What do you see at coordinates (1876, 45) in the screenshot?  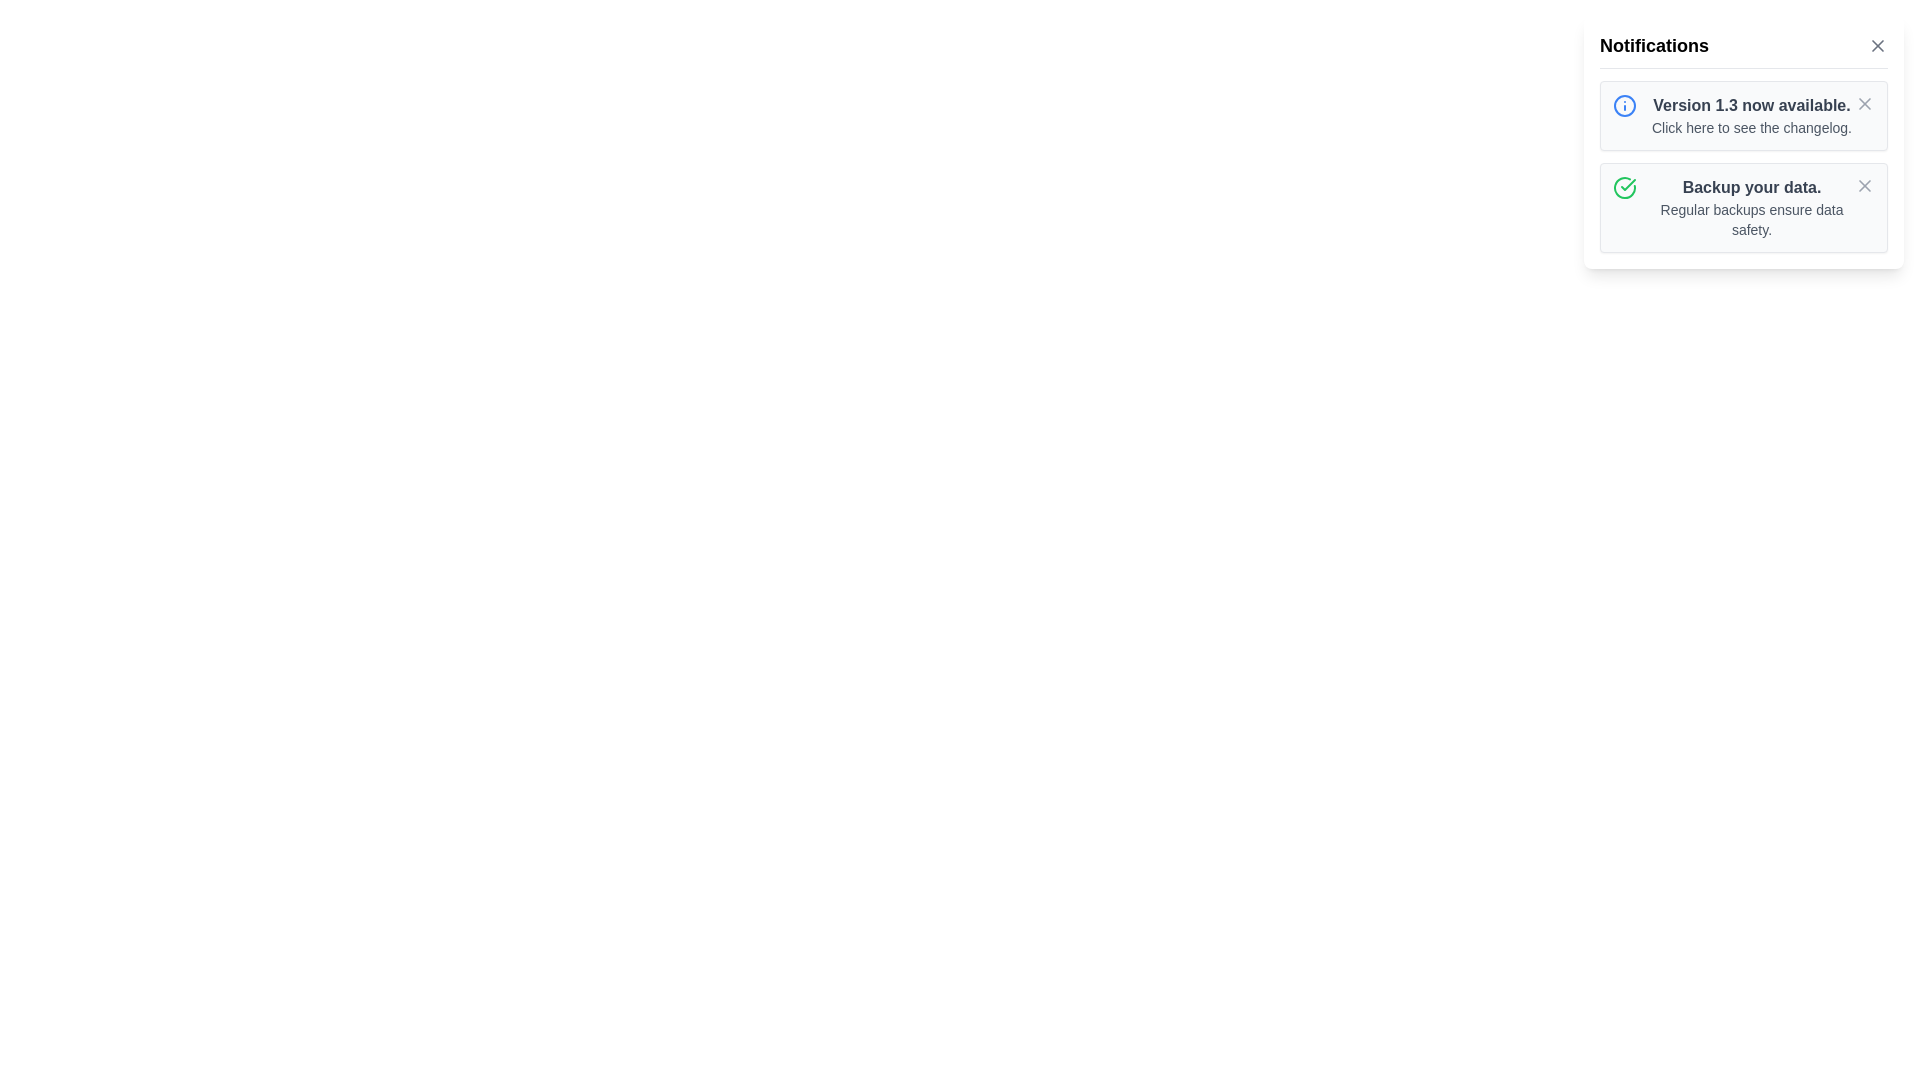 I see `the close button in the top-right corner of the notification drawer` at bounding box center [1876, 45].